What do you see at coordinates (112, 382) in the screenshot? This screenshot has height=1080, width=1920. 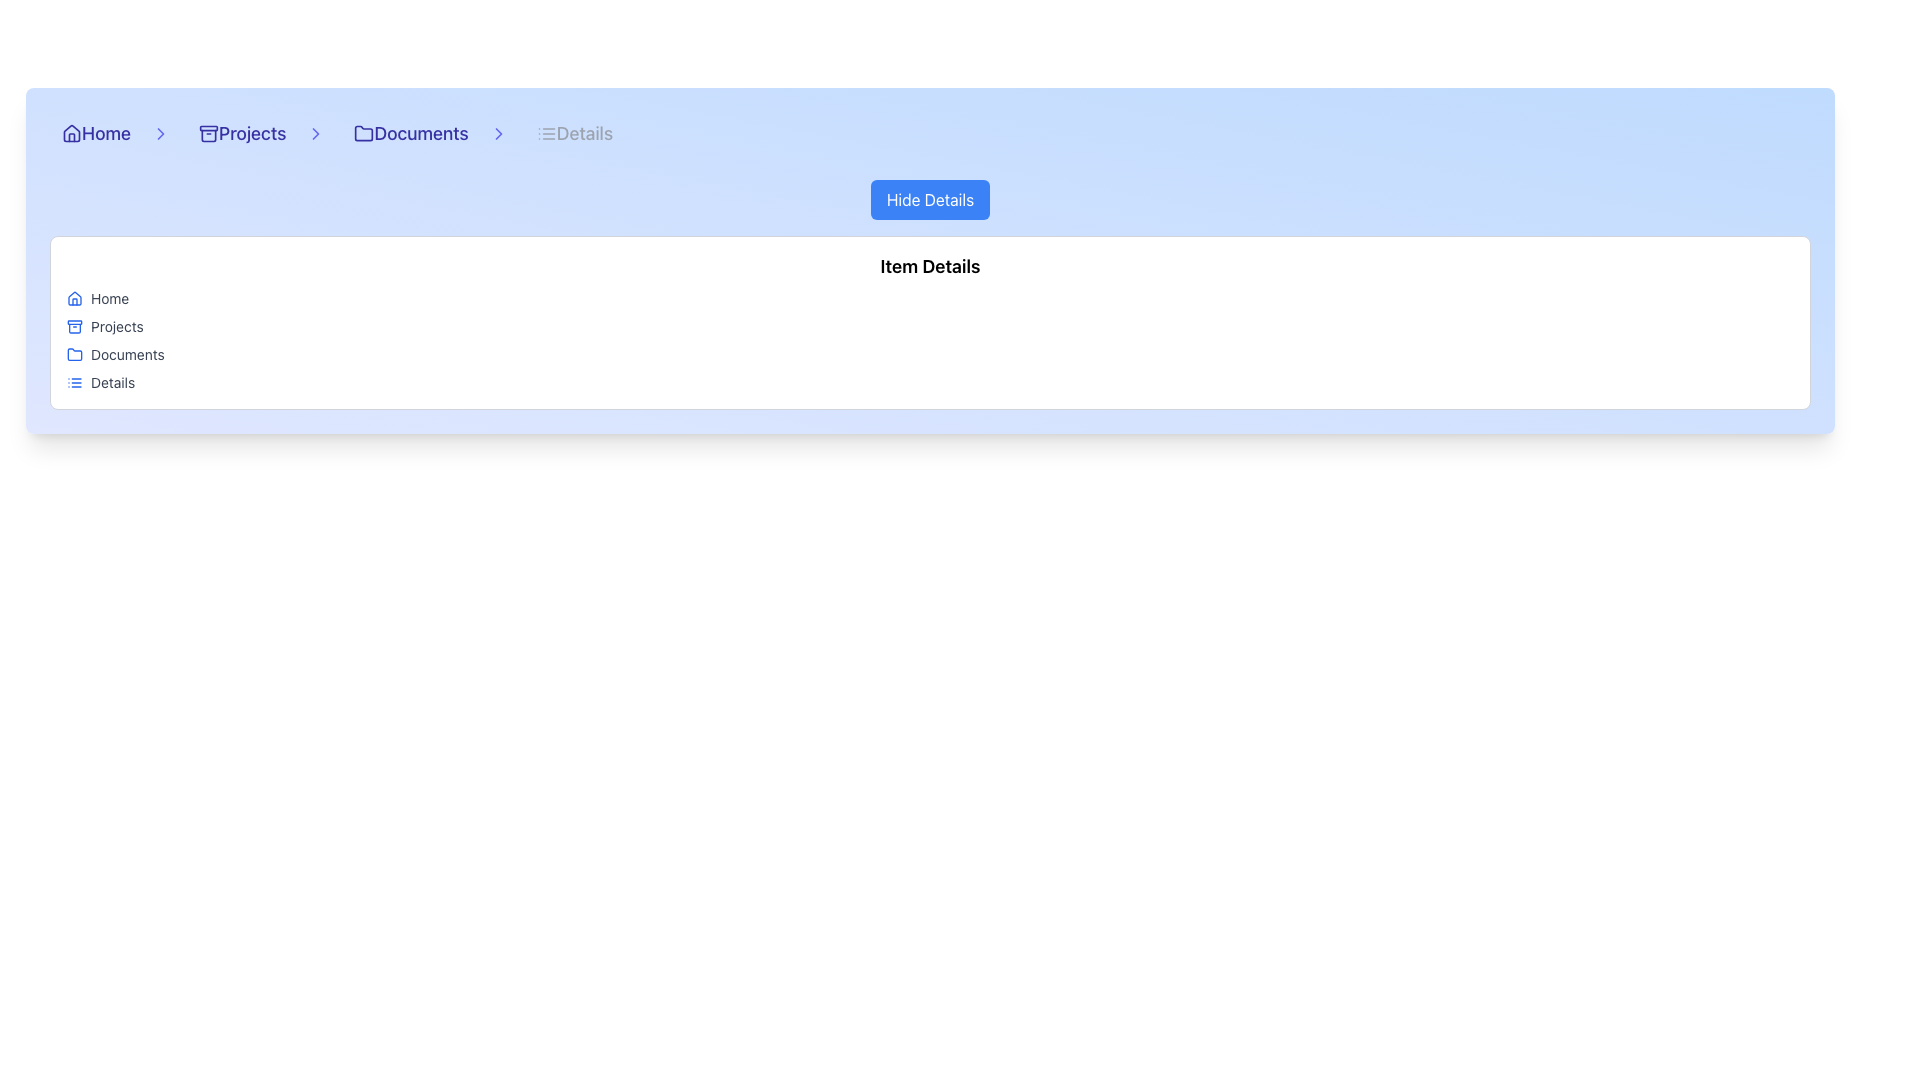 I see `the 'Details' text label, which is gray and part of the navigation panel, positioned below the breadcrumb navigation` at bounding box center [112, 382].